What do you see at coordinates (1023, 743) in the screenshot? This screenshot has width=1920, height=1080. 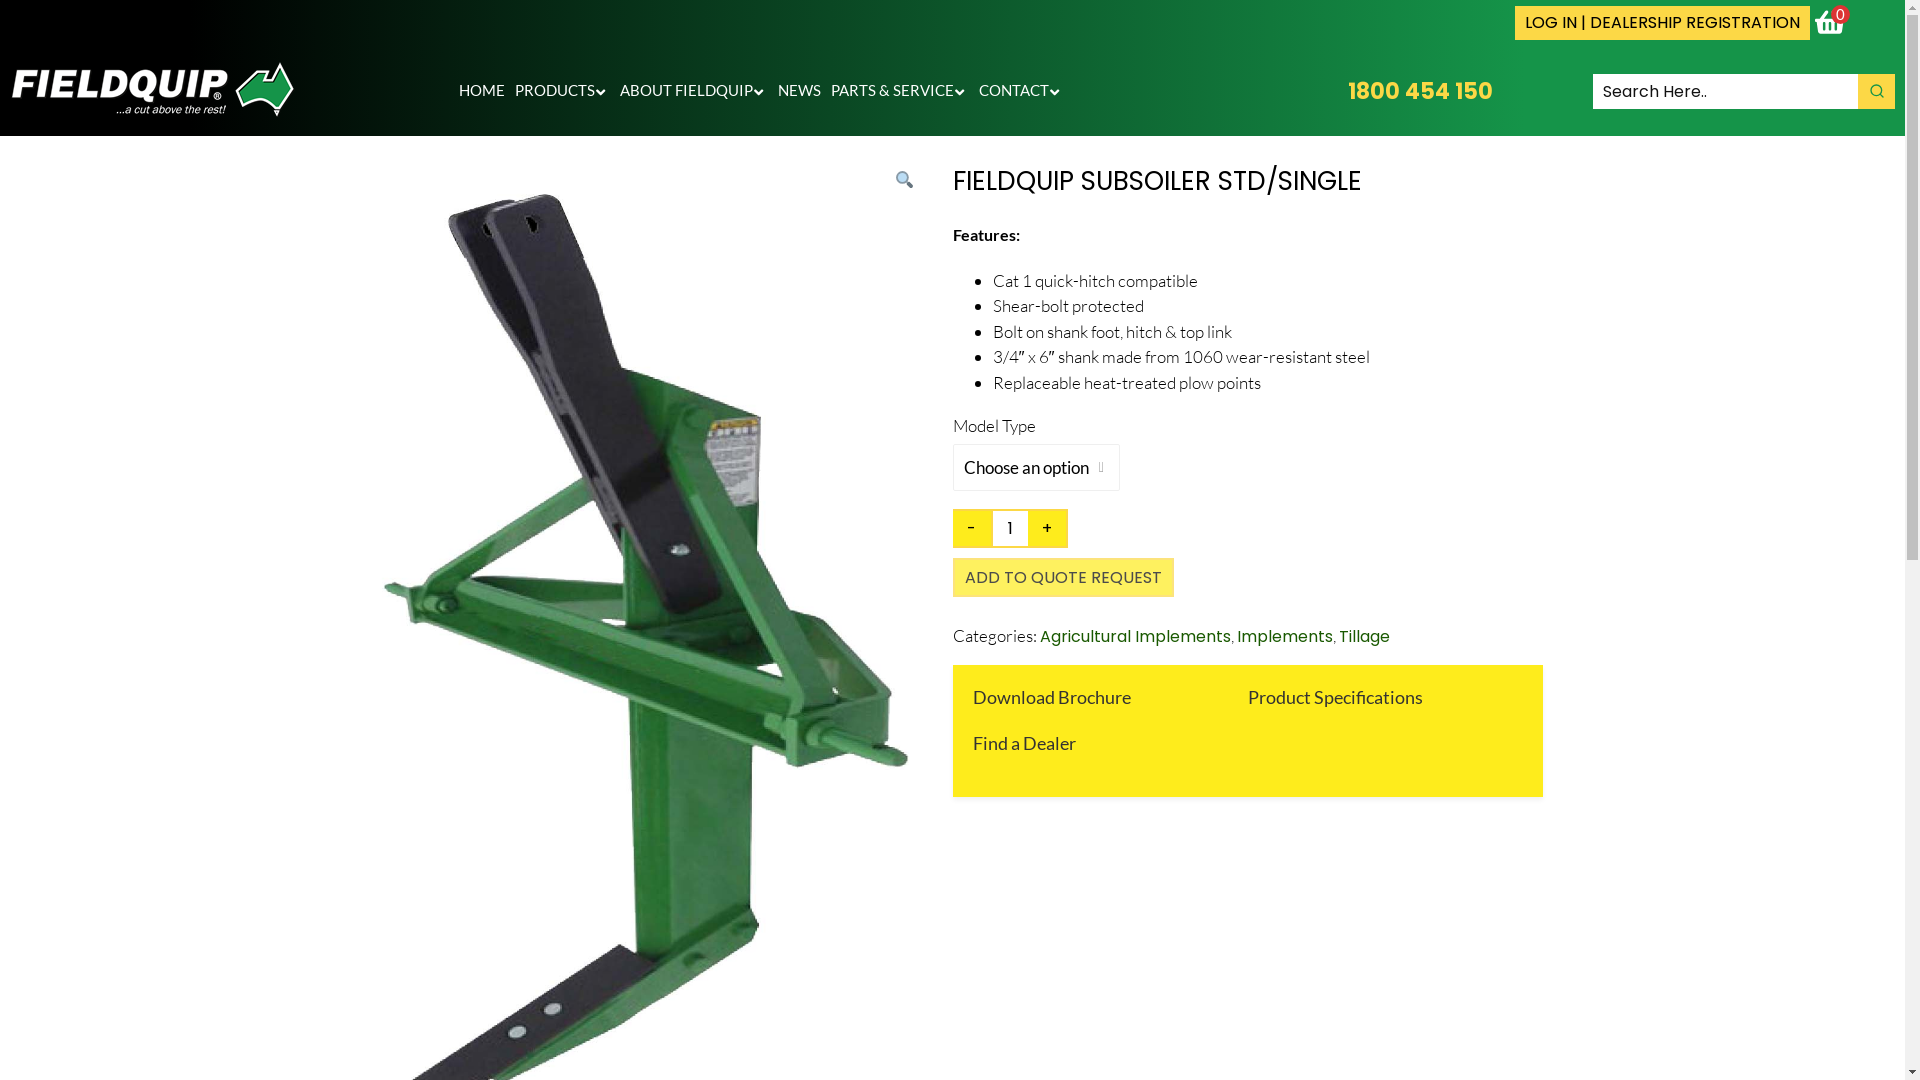 I see `'Find a Dealer'` at bounding box center [1023, 743].